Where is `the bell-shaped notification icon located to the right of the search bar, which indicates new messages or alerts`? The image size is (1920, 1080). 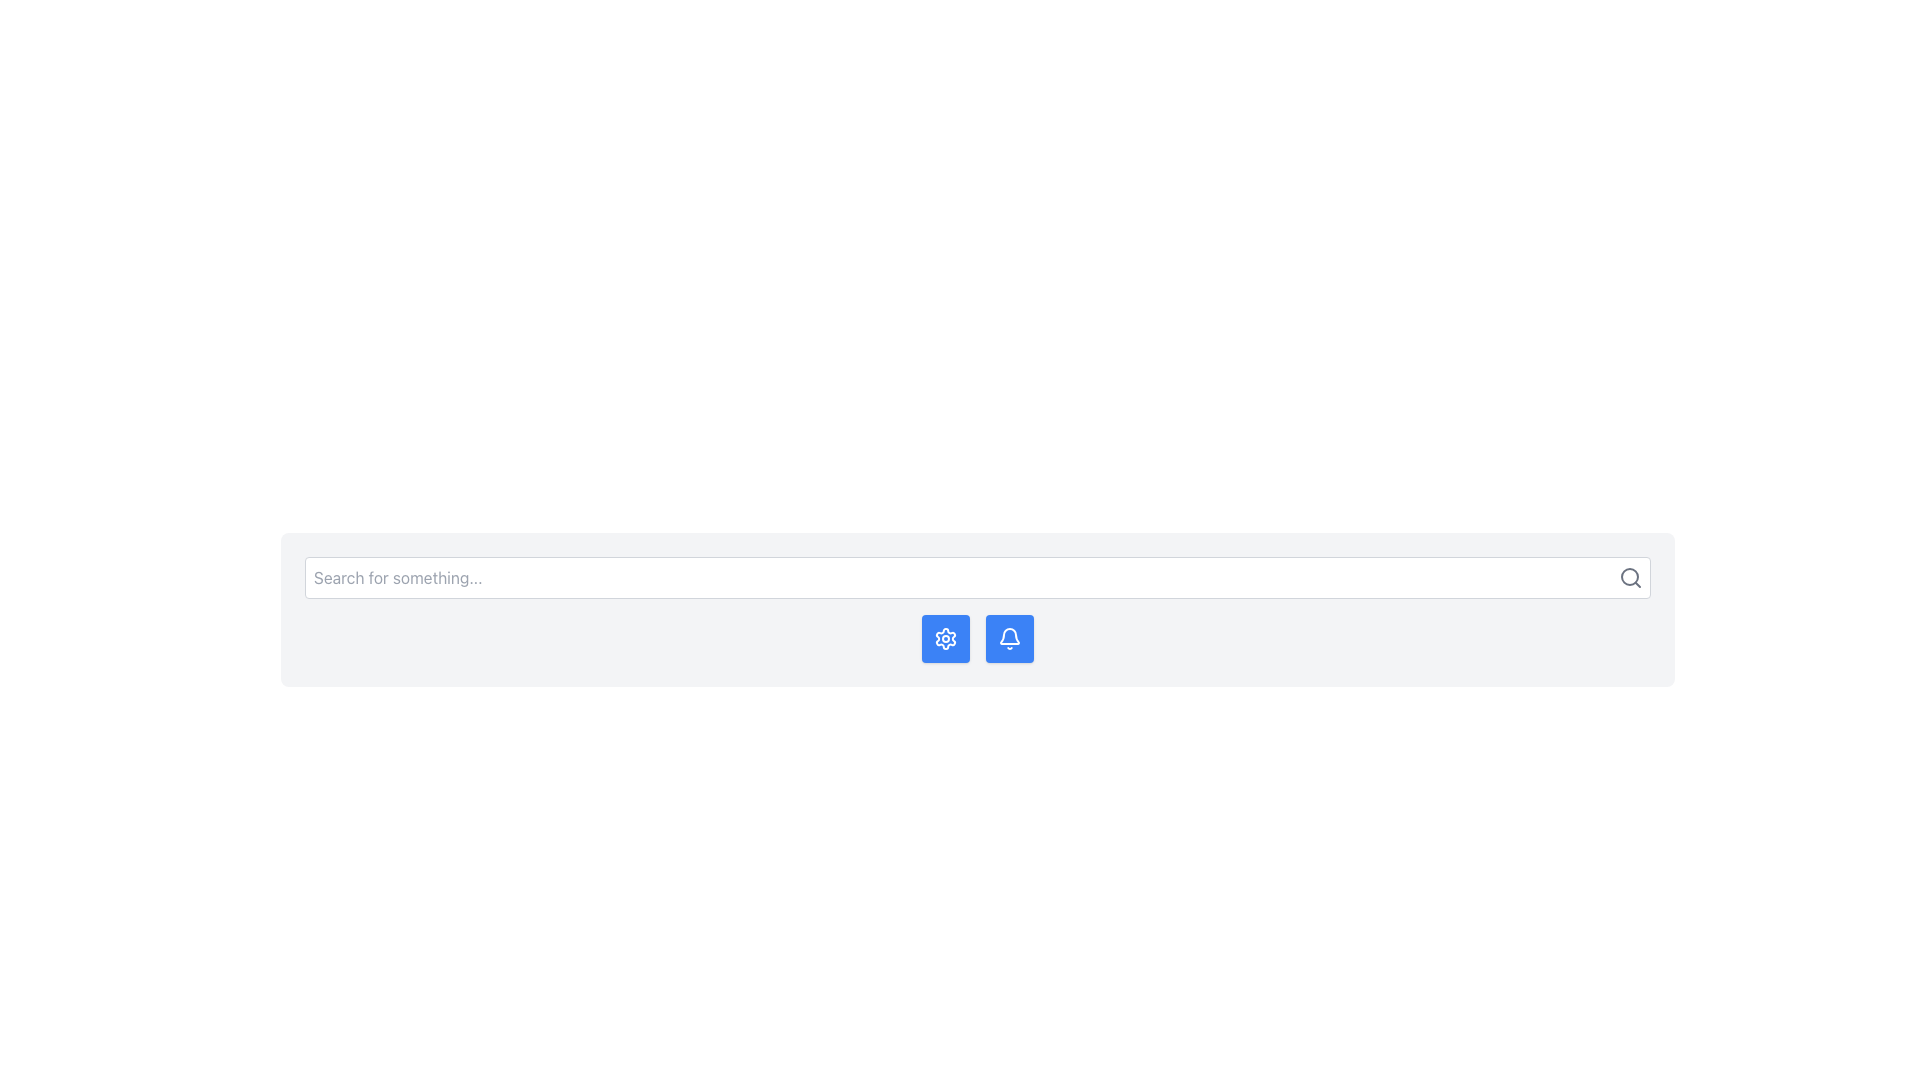 the bell-shaped notification icon located to the right of the search bar, which indicates new messages or alerts is located at coordinates (1009, 636).